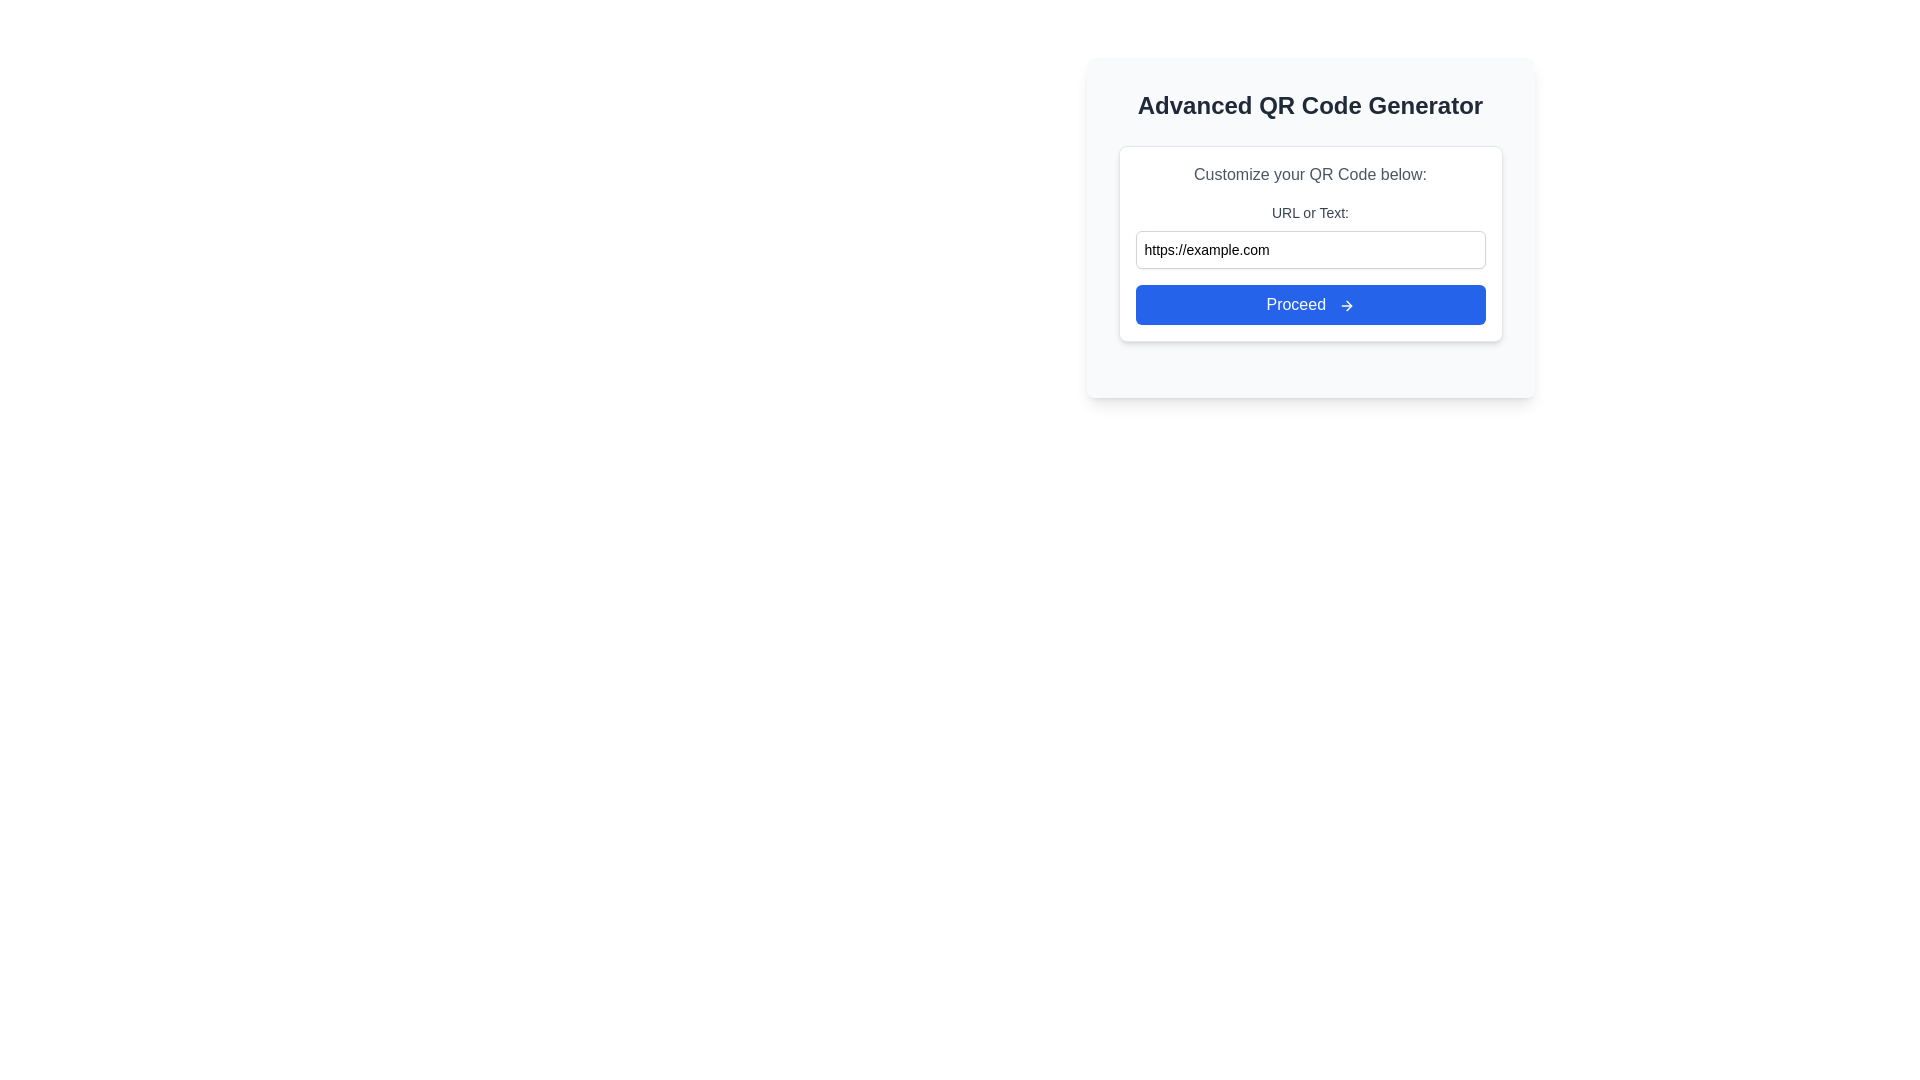 The height and width of the screenshot is (1080, 1920). I want to click on the right-facing arrow icon located within the blue 'Proceed' button at the center of the card interface, so click(1346, 305).